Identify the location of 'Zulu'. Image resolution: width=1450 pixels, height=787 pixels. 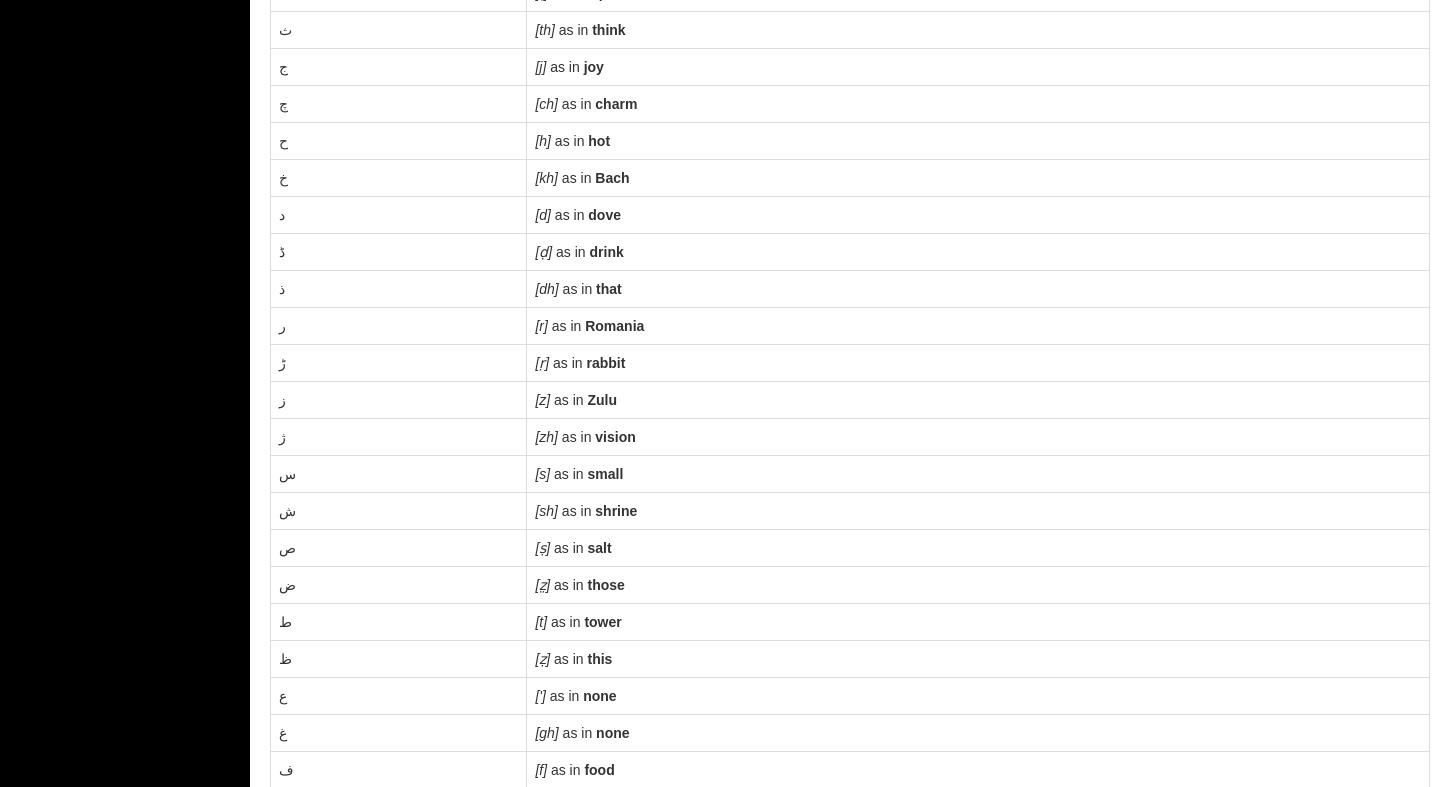
(586, 400).